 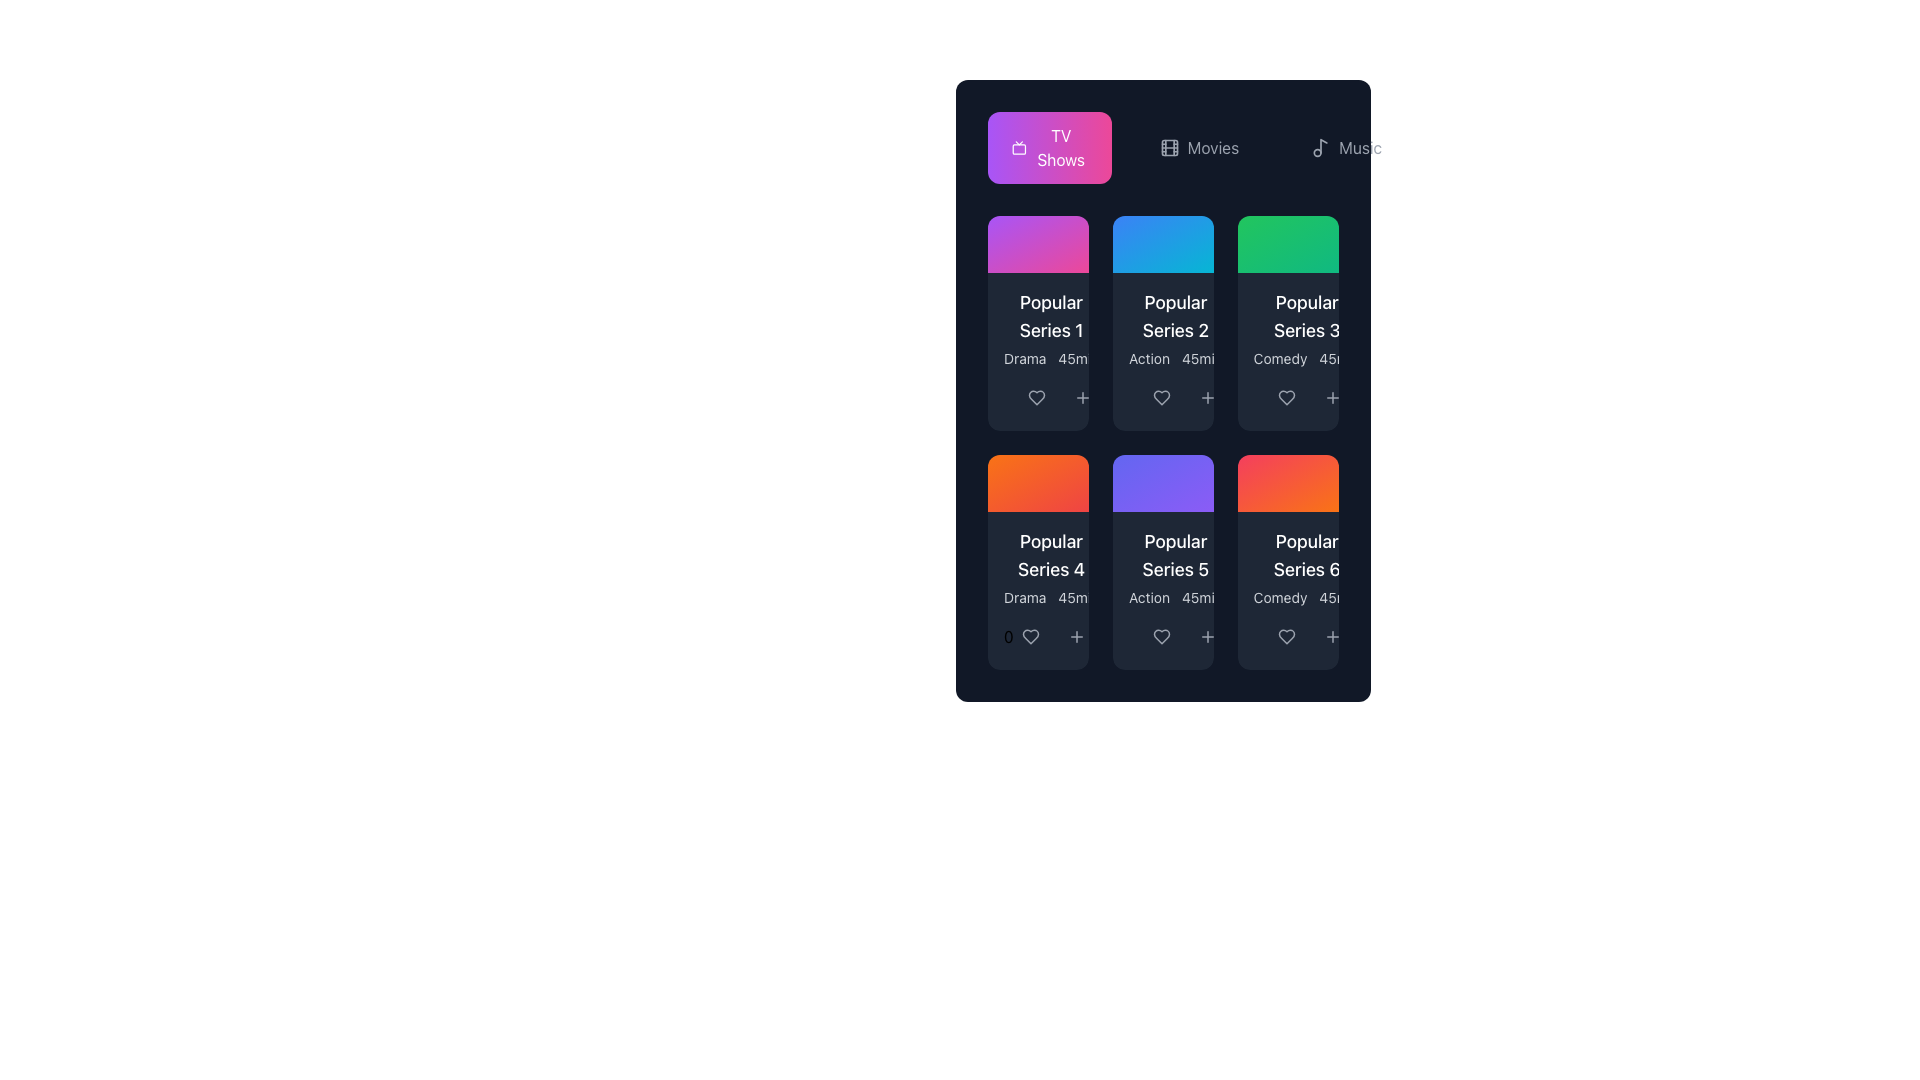 What do you see at coordinates (1377, 636) in the screenshot?
I see `the small interactive share symbol located within the right-aligned, rounded button at the bottom edge of the user interface panel` at bounding box center [1377, 636].